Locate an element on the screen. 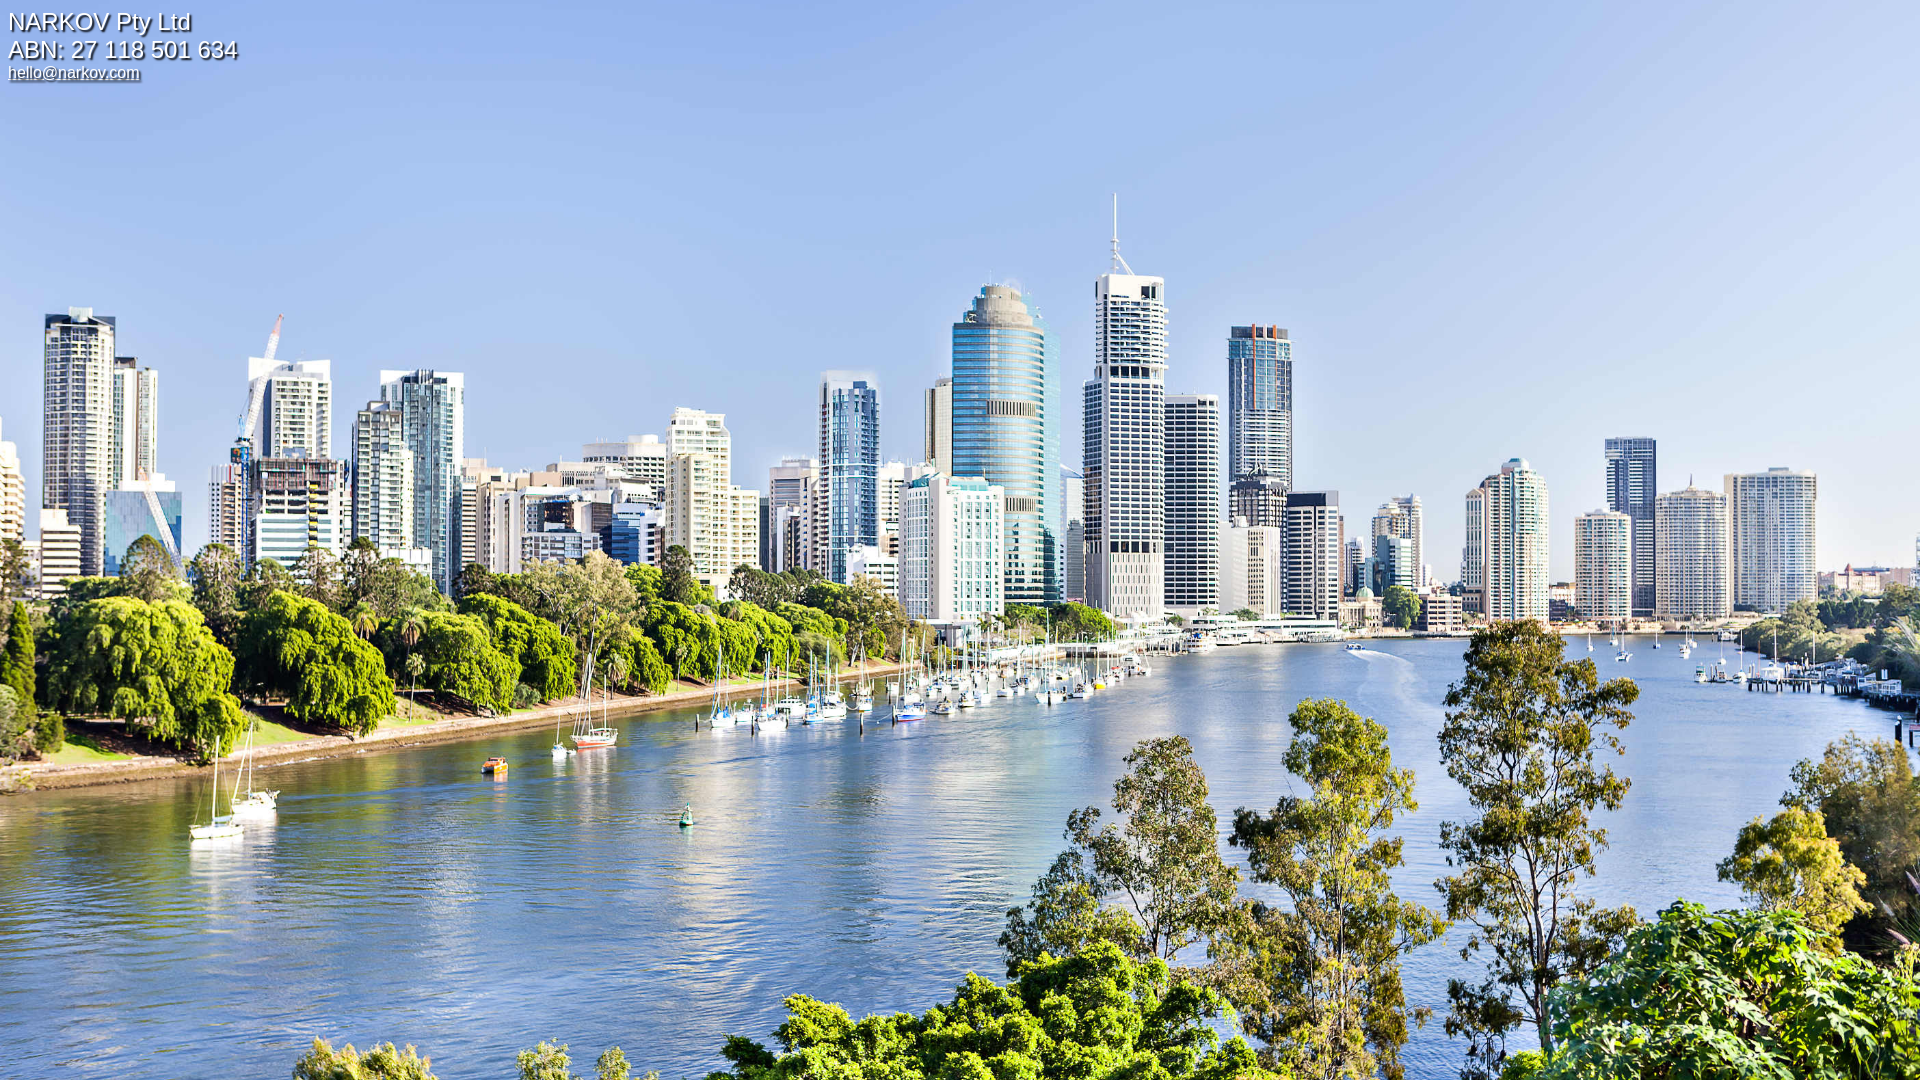 The image size is (1920, 1080). 'hello@narkov.com' is located at coordinates (73, 71).